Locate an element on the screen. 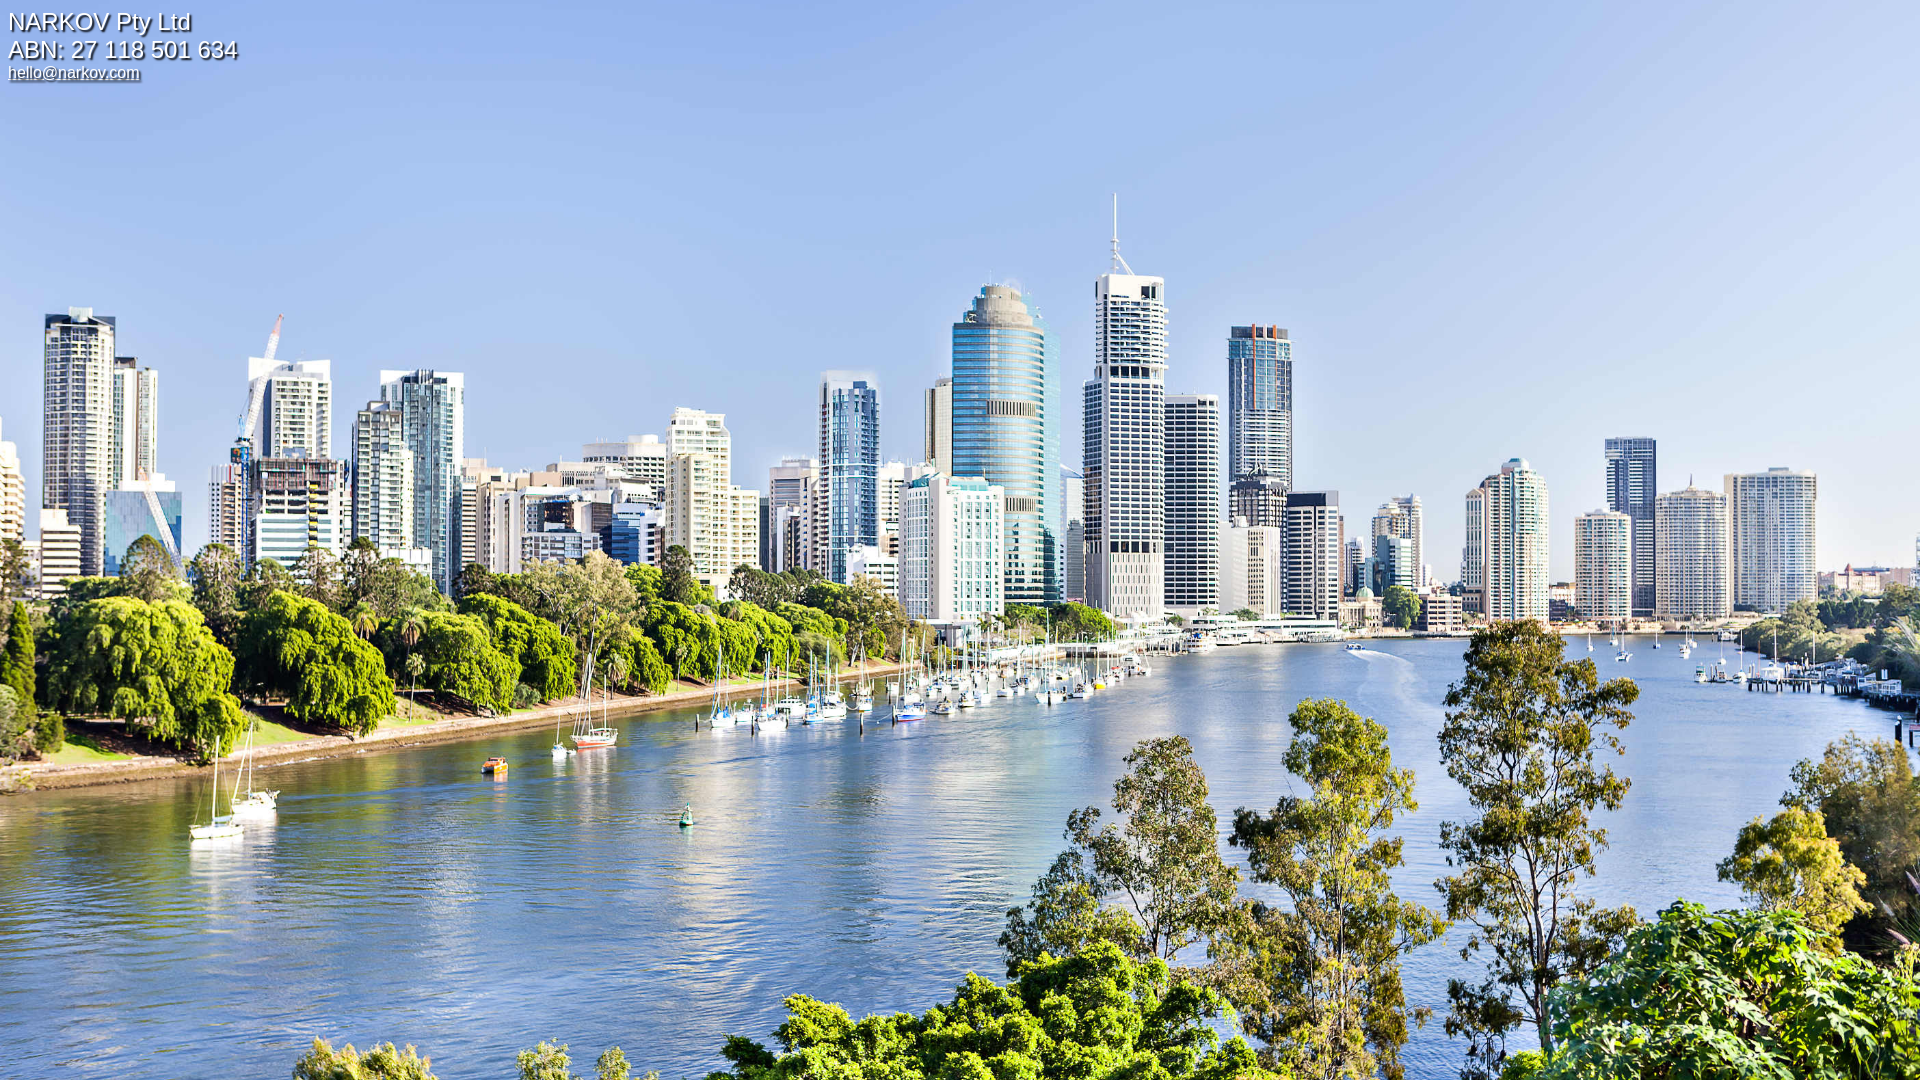 The image size is (1920, 1080). 'hello@narkov.com' is located at coordinates (73, 71).